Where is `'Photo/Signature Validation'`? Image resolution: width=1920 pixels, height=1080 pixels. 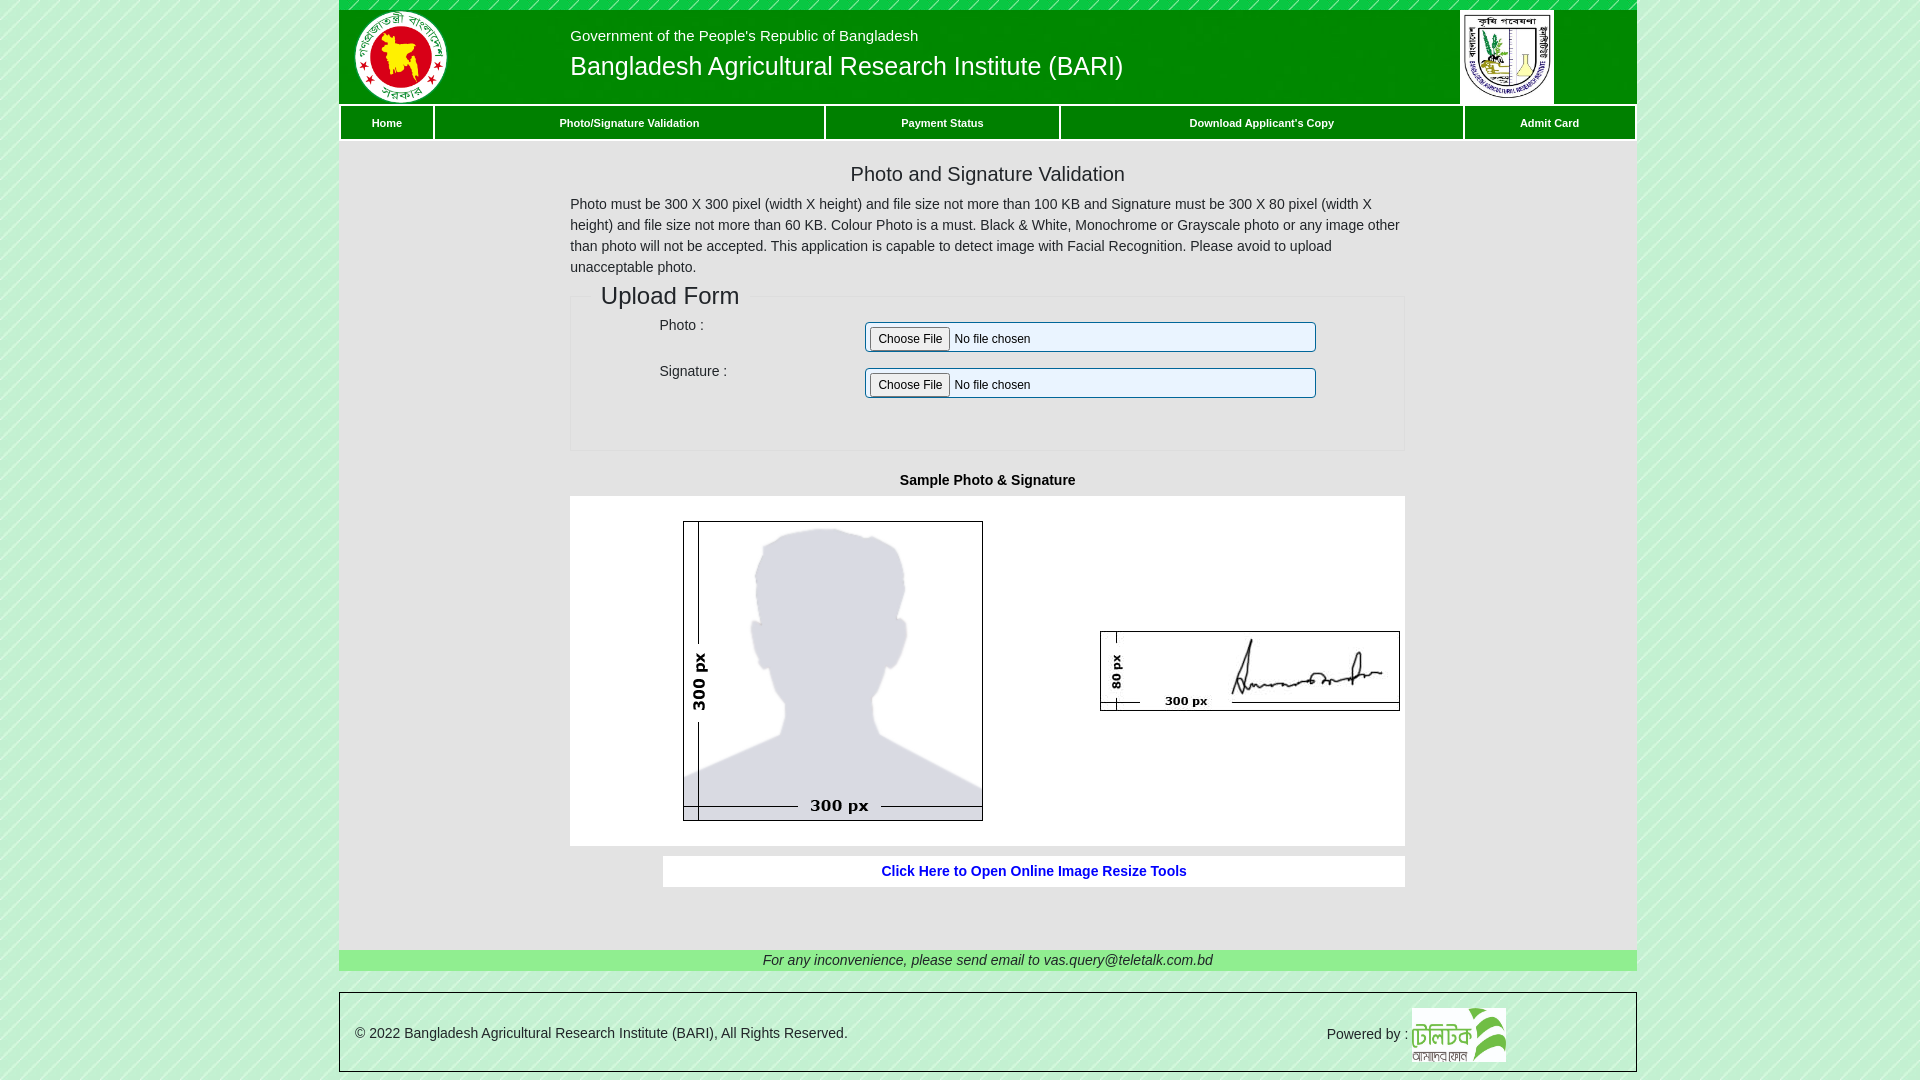 'Photo/Signature Validation' is located at coordinates (558, 123).